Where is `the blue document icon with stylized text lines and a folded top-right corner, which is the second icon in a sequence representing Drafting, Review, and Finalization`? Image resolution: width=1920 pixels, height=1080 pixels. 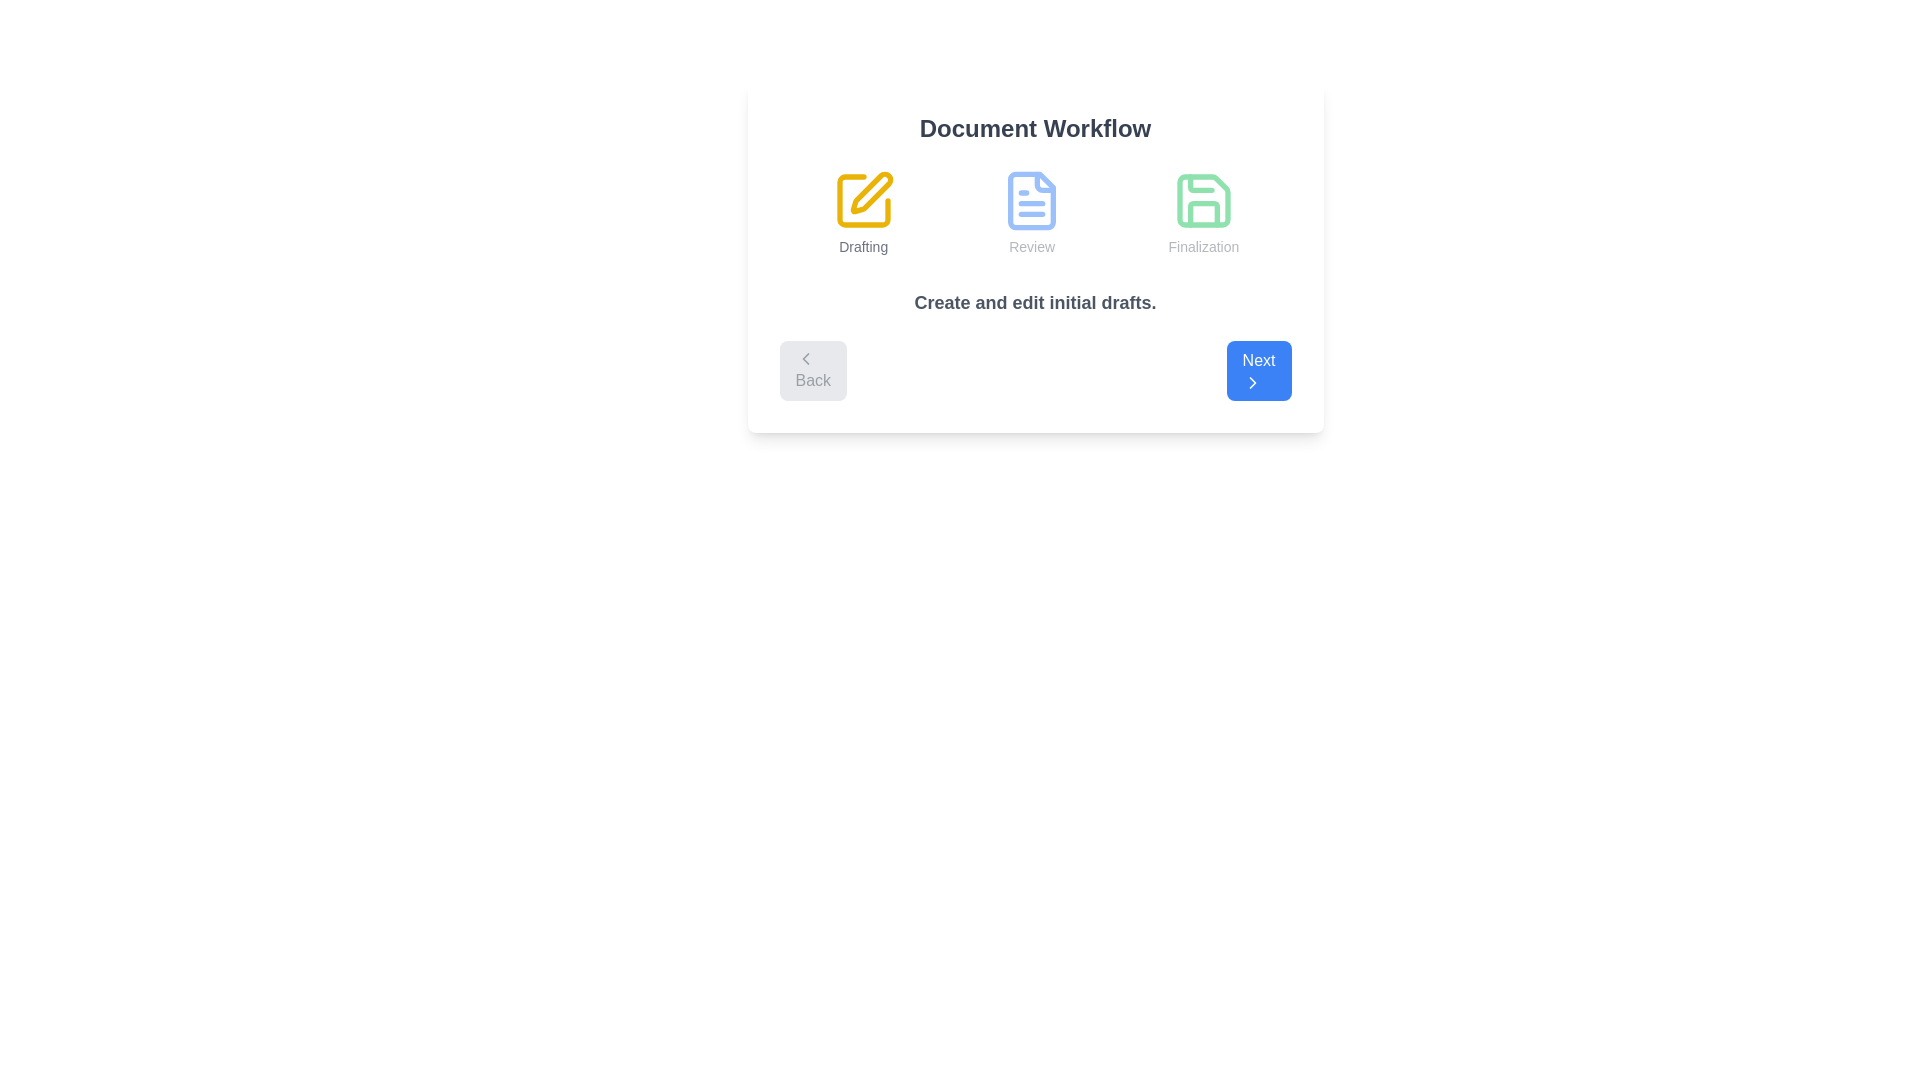 the blue document icon with stylized text lines and a folded top-right corner, which is the second icon in a sequence representing Drafting, Review, and Finalization is located at coordinates (1032, 200).